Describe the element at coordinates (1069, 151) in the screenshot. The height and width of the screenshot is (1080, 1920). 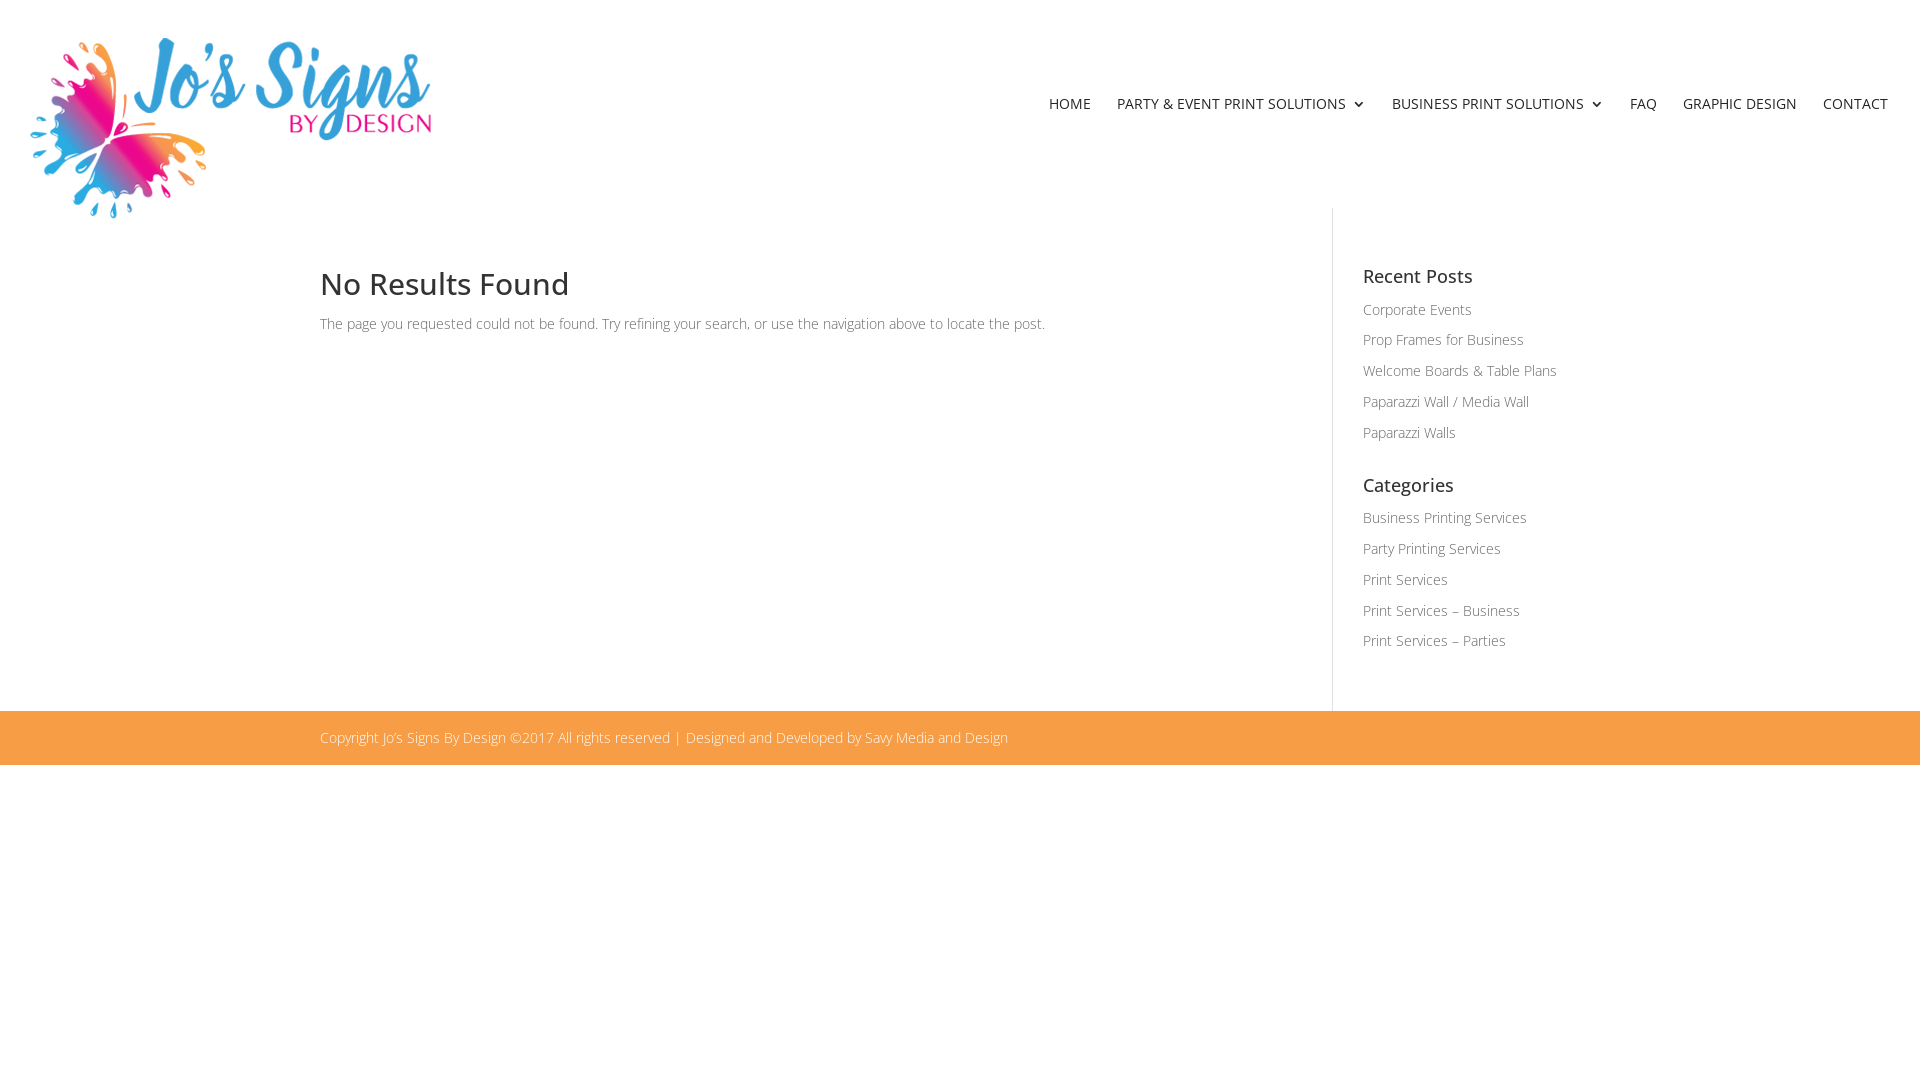
I see `'HOME'` at that location.